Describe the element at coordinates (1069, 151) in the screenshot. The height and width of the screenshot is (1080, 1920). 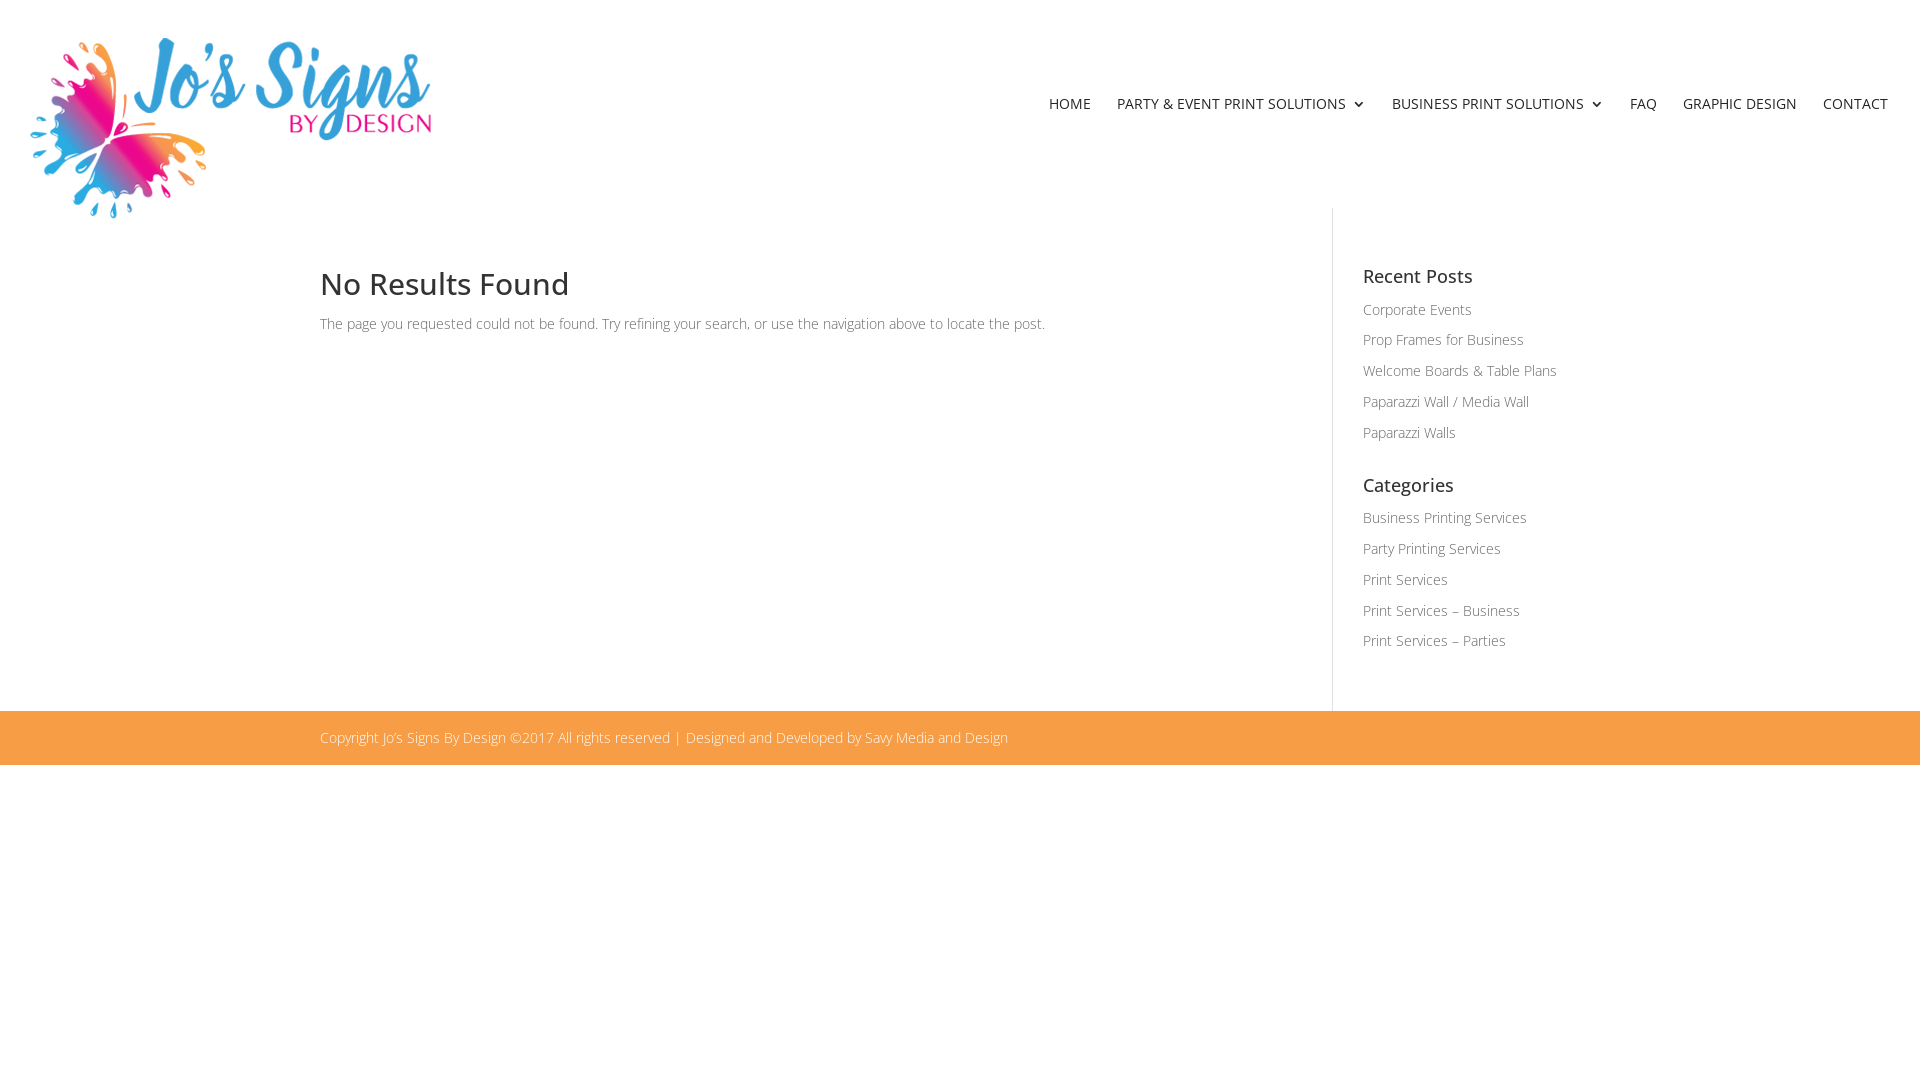
I see `'HOME'` at that location.